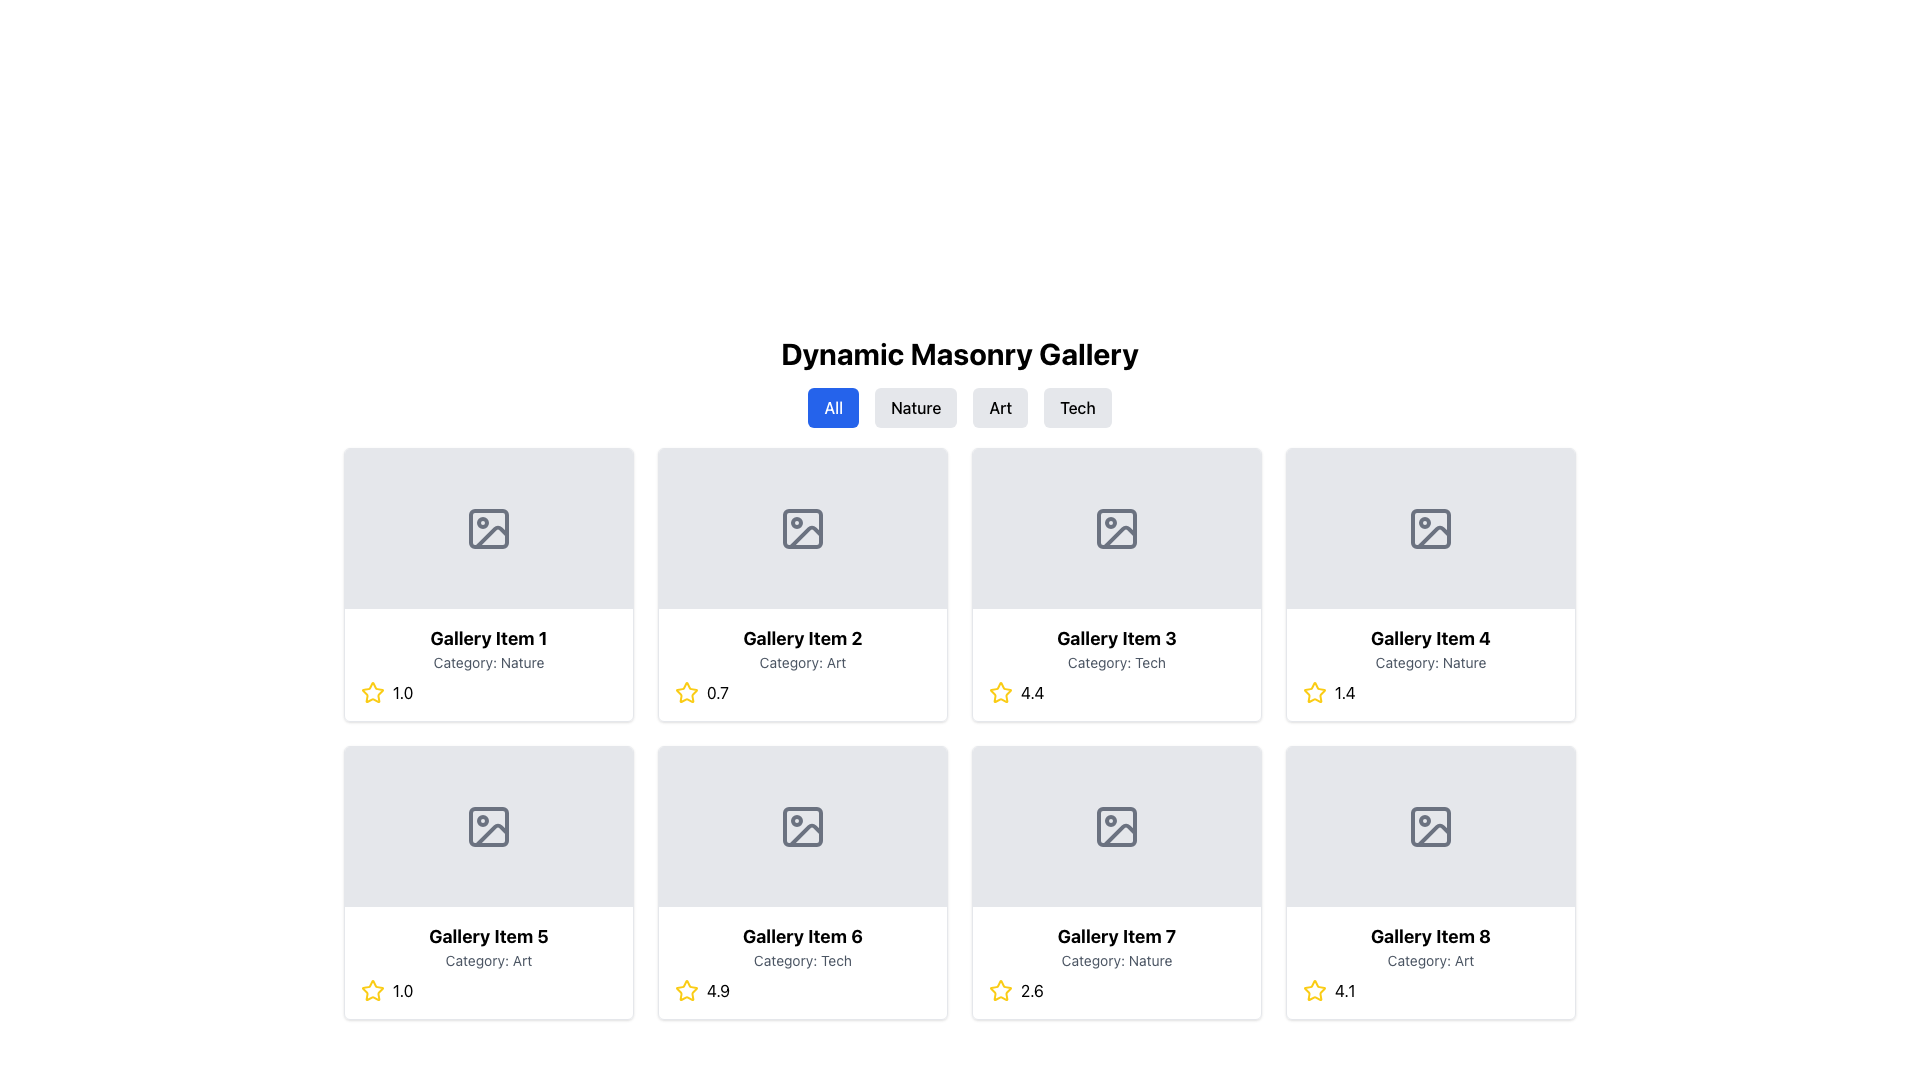  What do you see at coordinates (1001, 692) in the screenshot?
I see `the yellow star-shaped icon representing a rating of '4.4' in the third card of the first row in the gallery` at bounding box center [1001, 692].